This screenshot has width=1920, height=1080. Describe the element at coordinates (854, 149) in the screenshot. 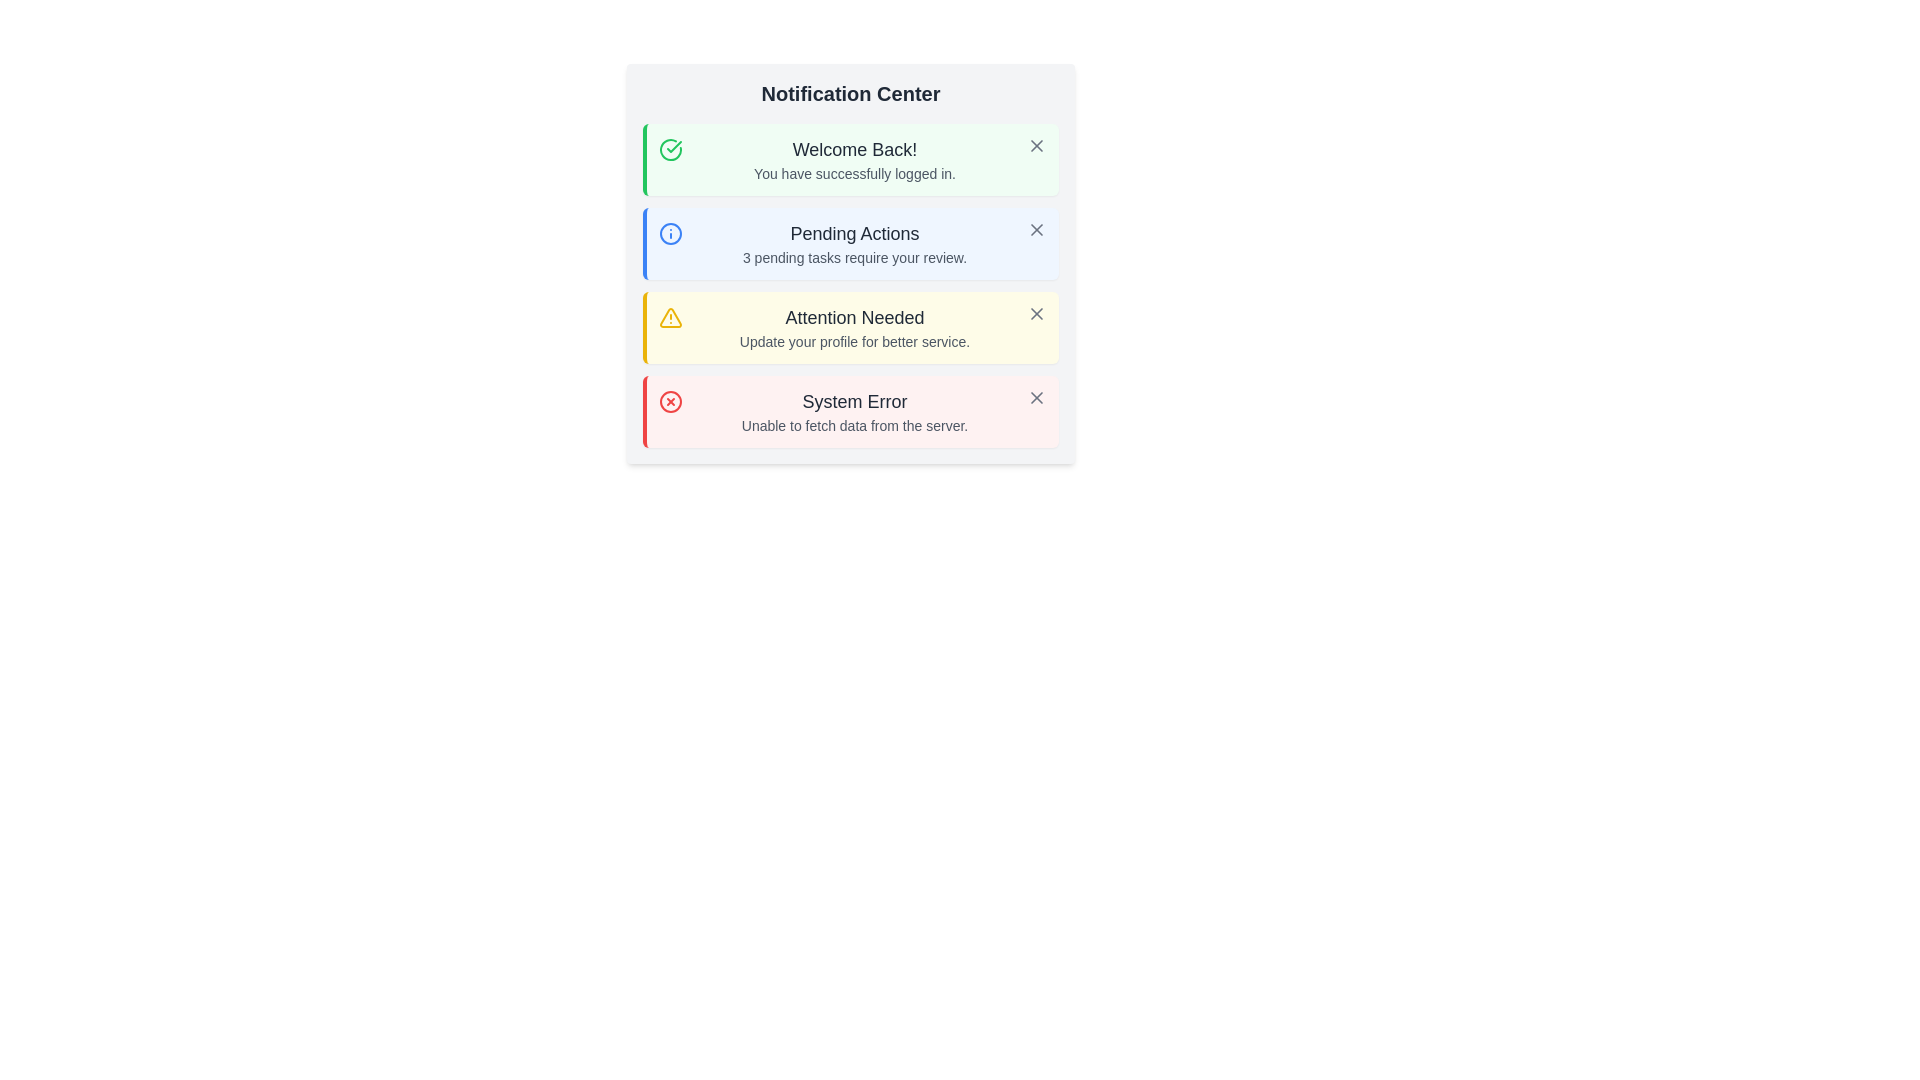

I see `the Text Label that displays 'Welcome Back!' which is styled in medium-weight font and dark gray color, located at the top of a notification card` at that location.